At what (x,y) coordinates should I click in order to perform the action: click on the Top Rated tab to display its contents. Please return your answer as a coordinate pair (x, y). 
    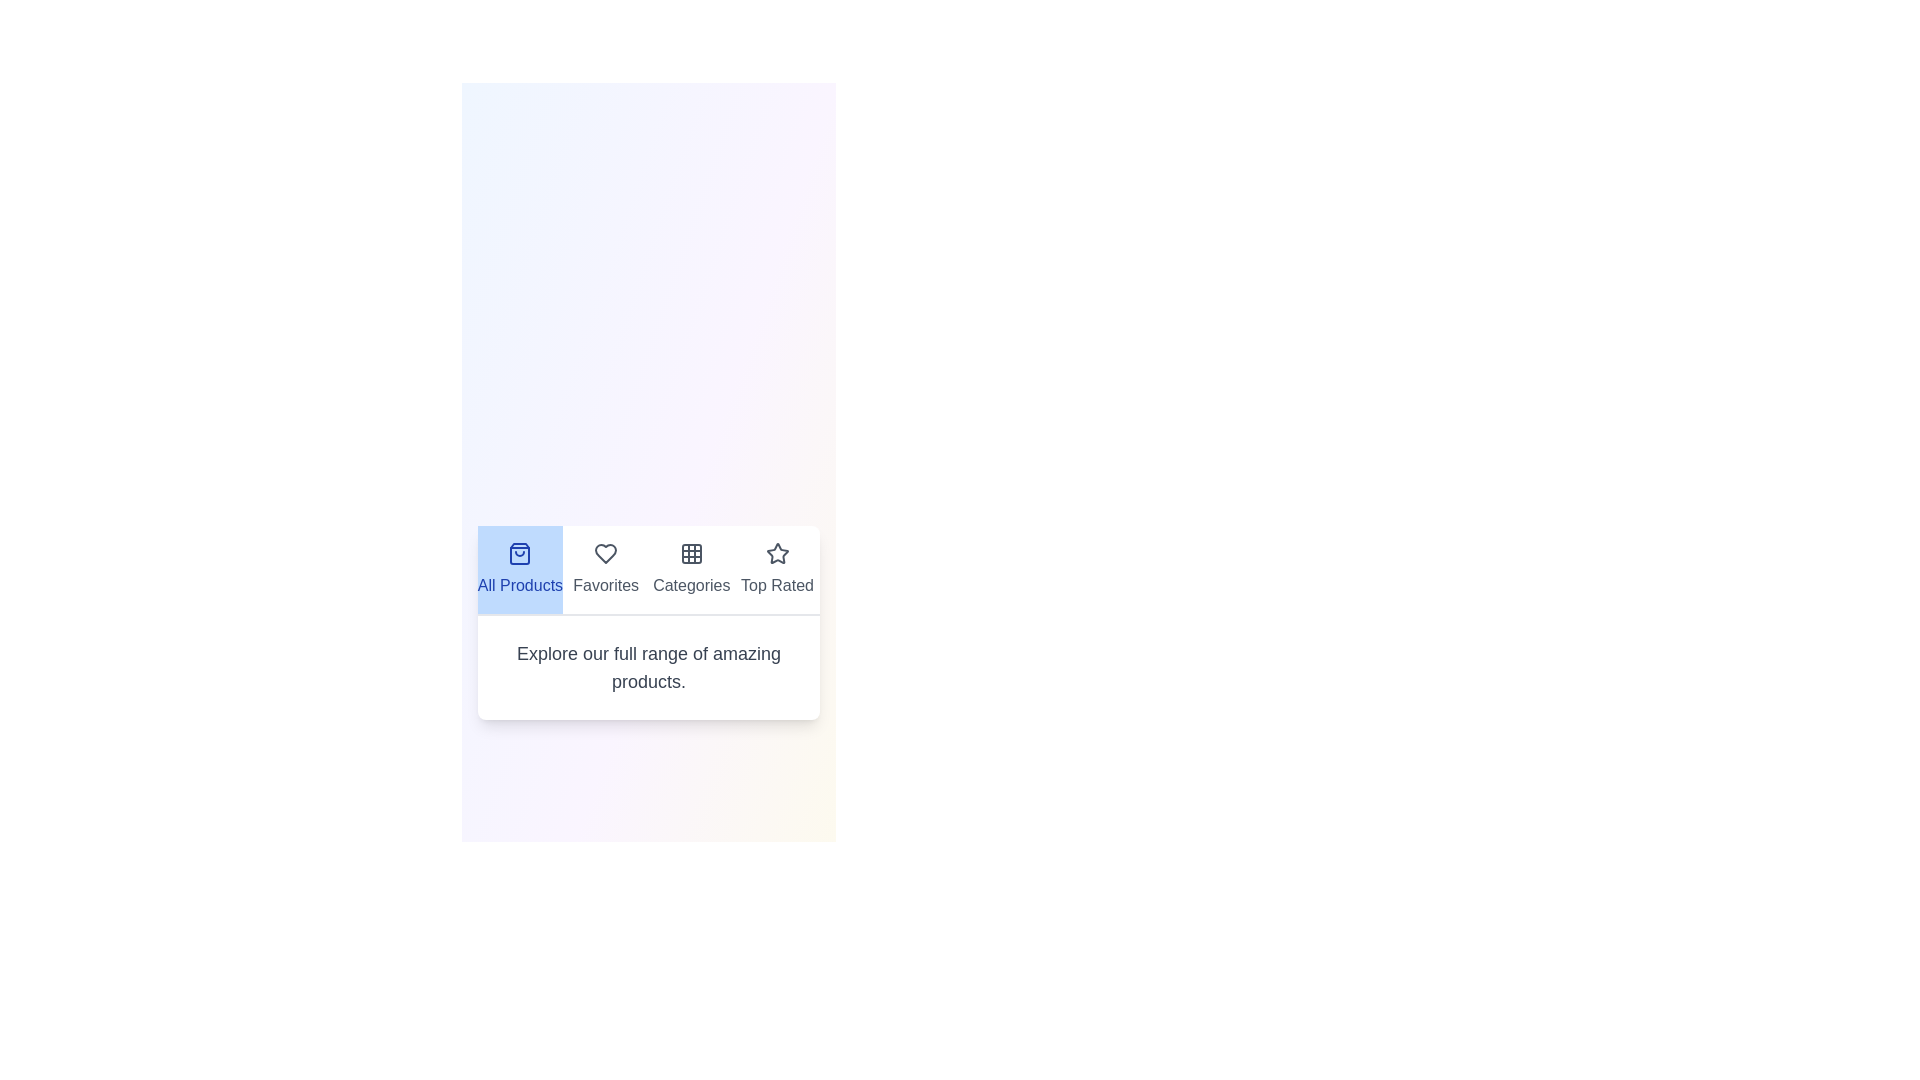
    Looking at the image, I should click on (776, 570).